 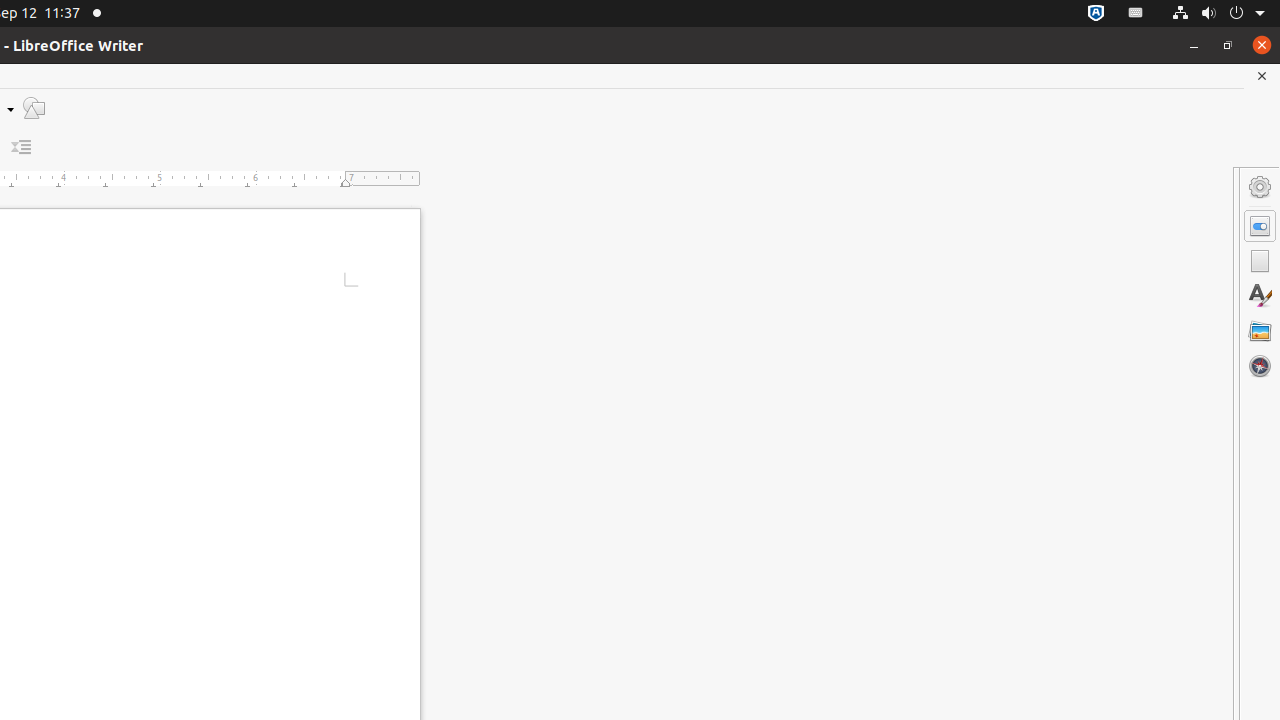 What do you see at coordinates (1259, 329) in the screenshot?
I see `'Gallery'` at bounding box center [1259, 329].